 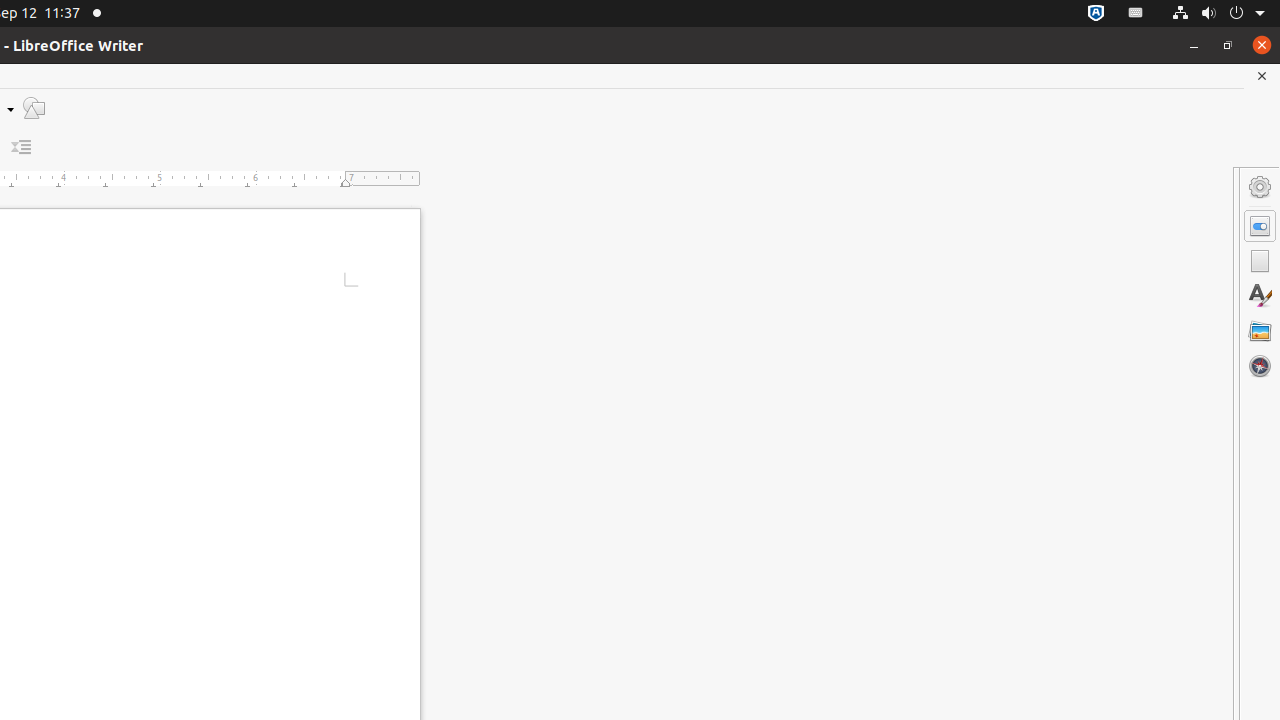 What do you see at coordinates (1259, 329) in the screenshot?
I see `'Gallery'` at bounding box center [1259, 329].